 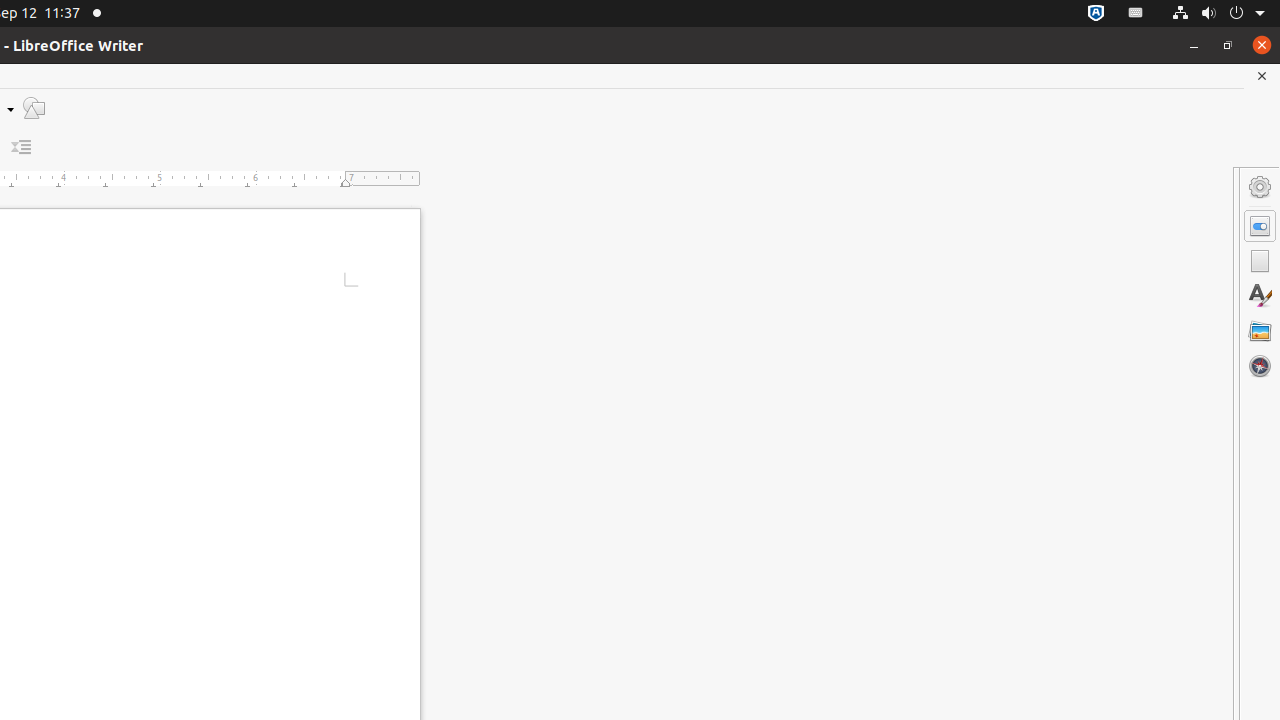 What do you see at coordinates (1259, 329) in the screenshot?
I see `'Gallery'` at bounding box center [1259, 329].